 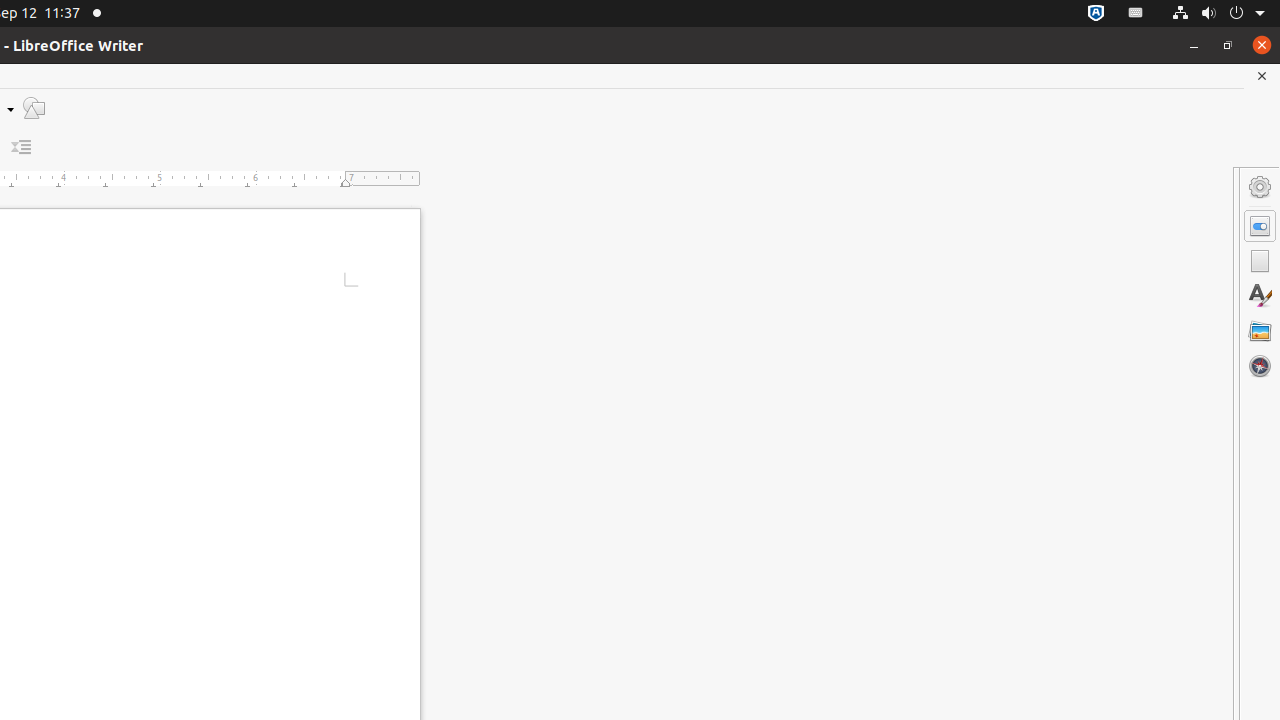 What do you see at coordinates (1259, 329) in the screenshot?
I see `'Gallery'` at bounding box center [1259, 329].